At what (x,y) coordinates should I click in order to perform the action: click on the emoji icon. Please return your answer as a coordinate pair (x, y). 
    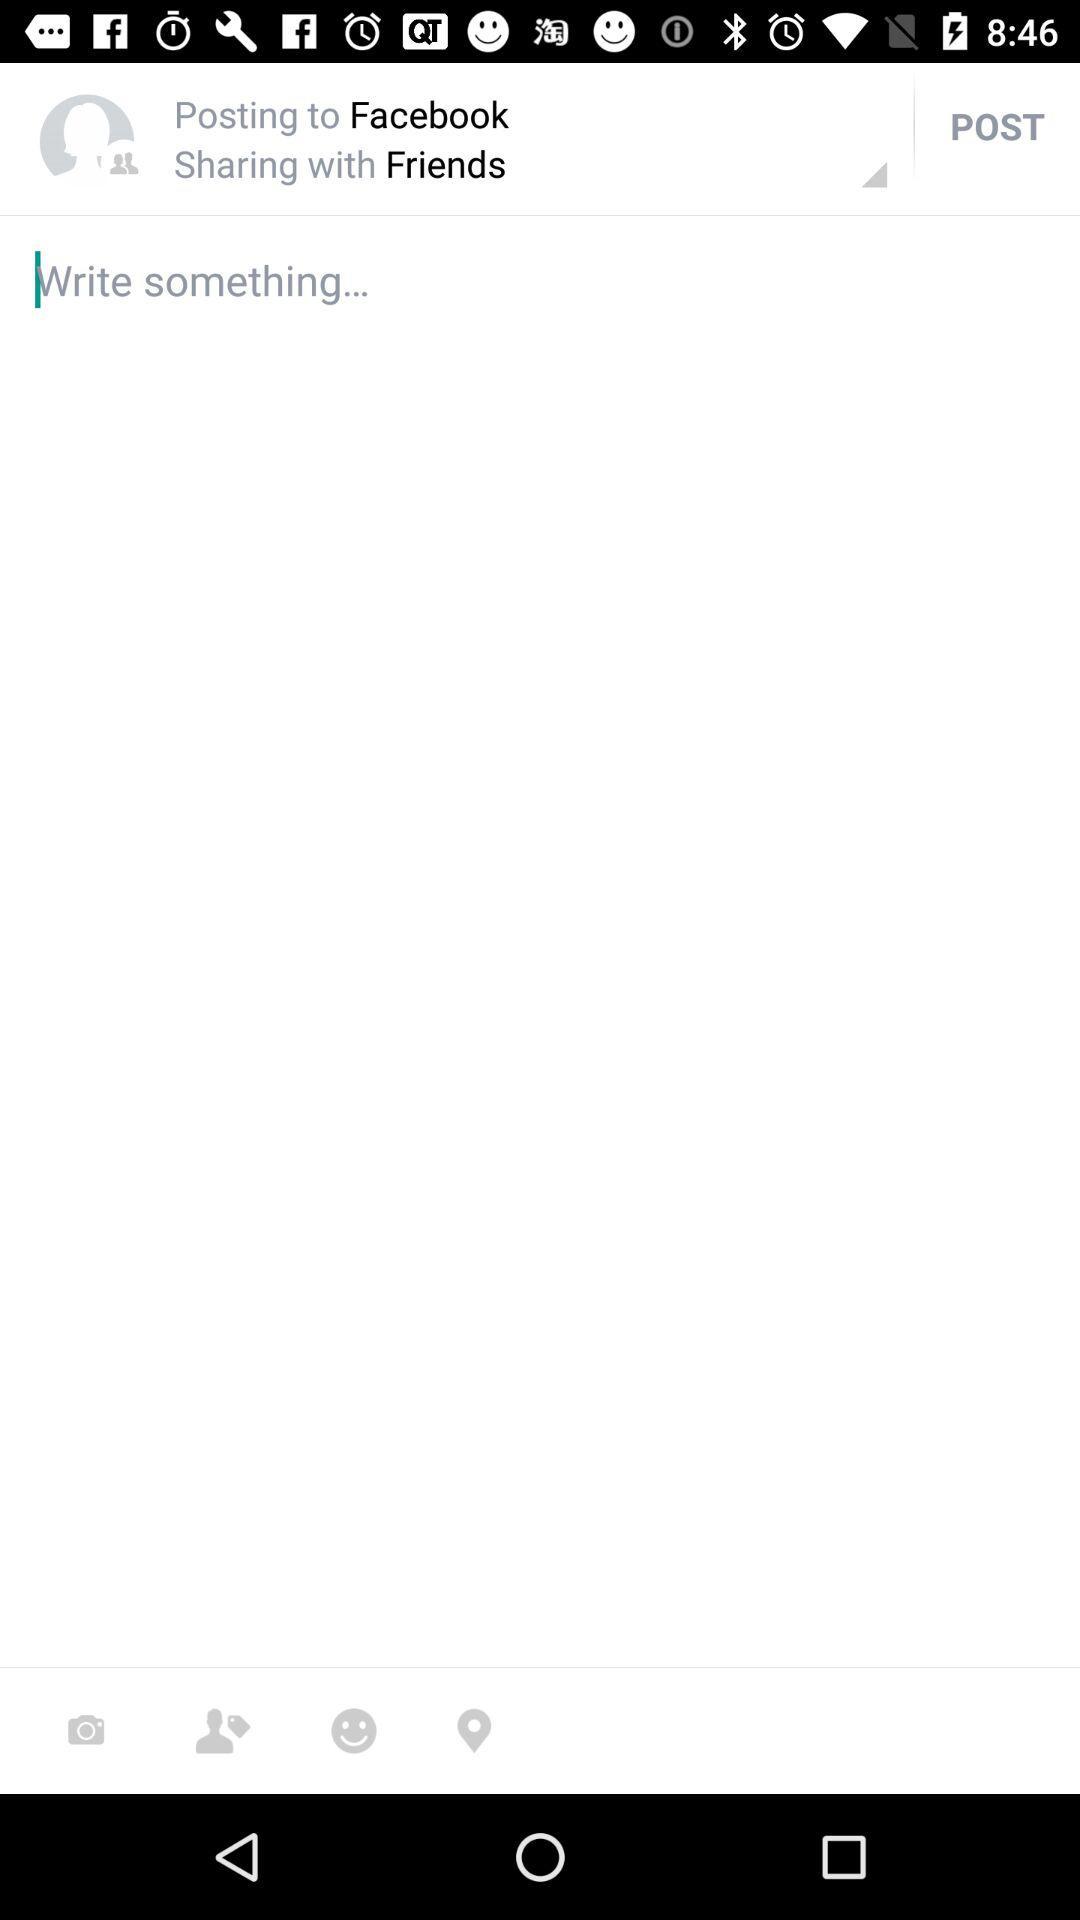
    Looking at the image, I should click on (353, 1730).